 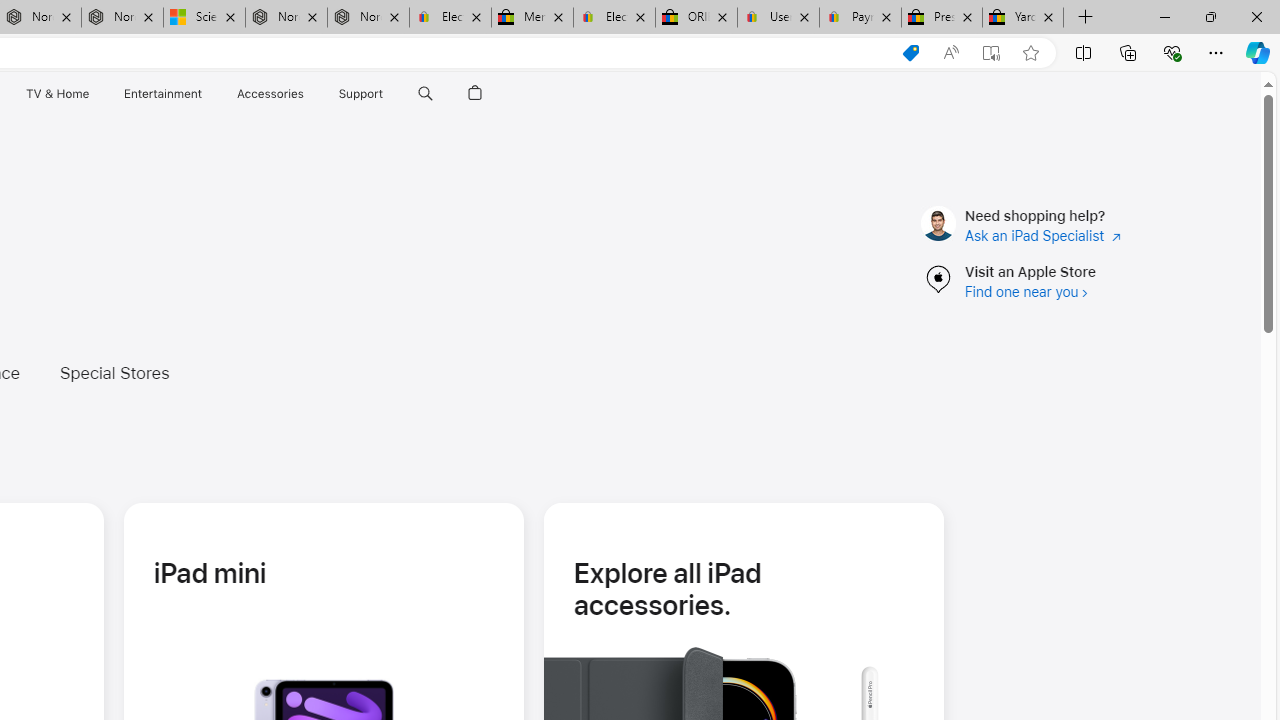 What do you see at coordinates (742, 587) in the screenshot?
I see `'Explore all iPad accessories.'` at bounding box center [742, 587].